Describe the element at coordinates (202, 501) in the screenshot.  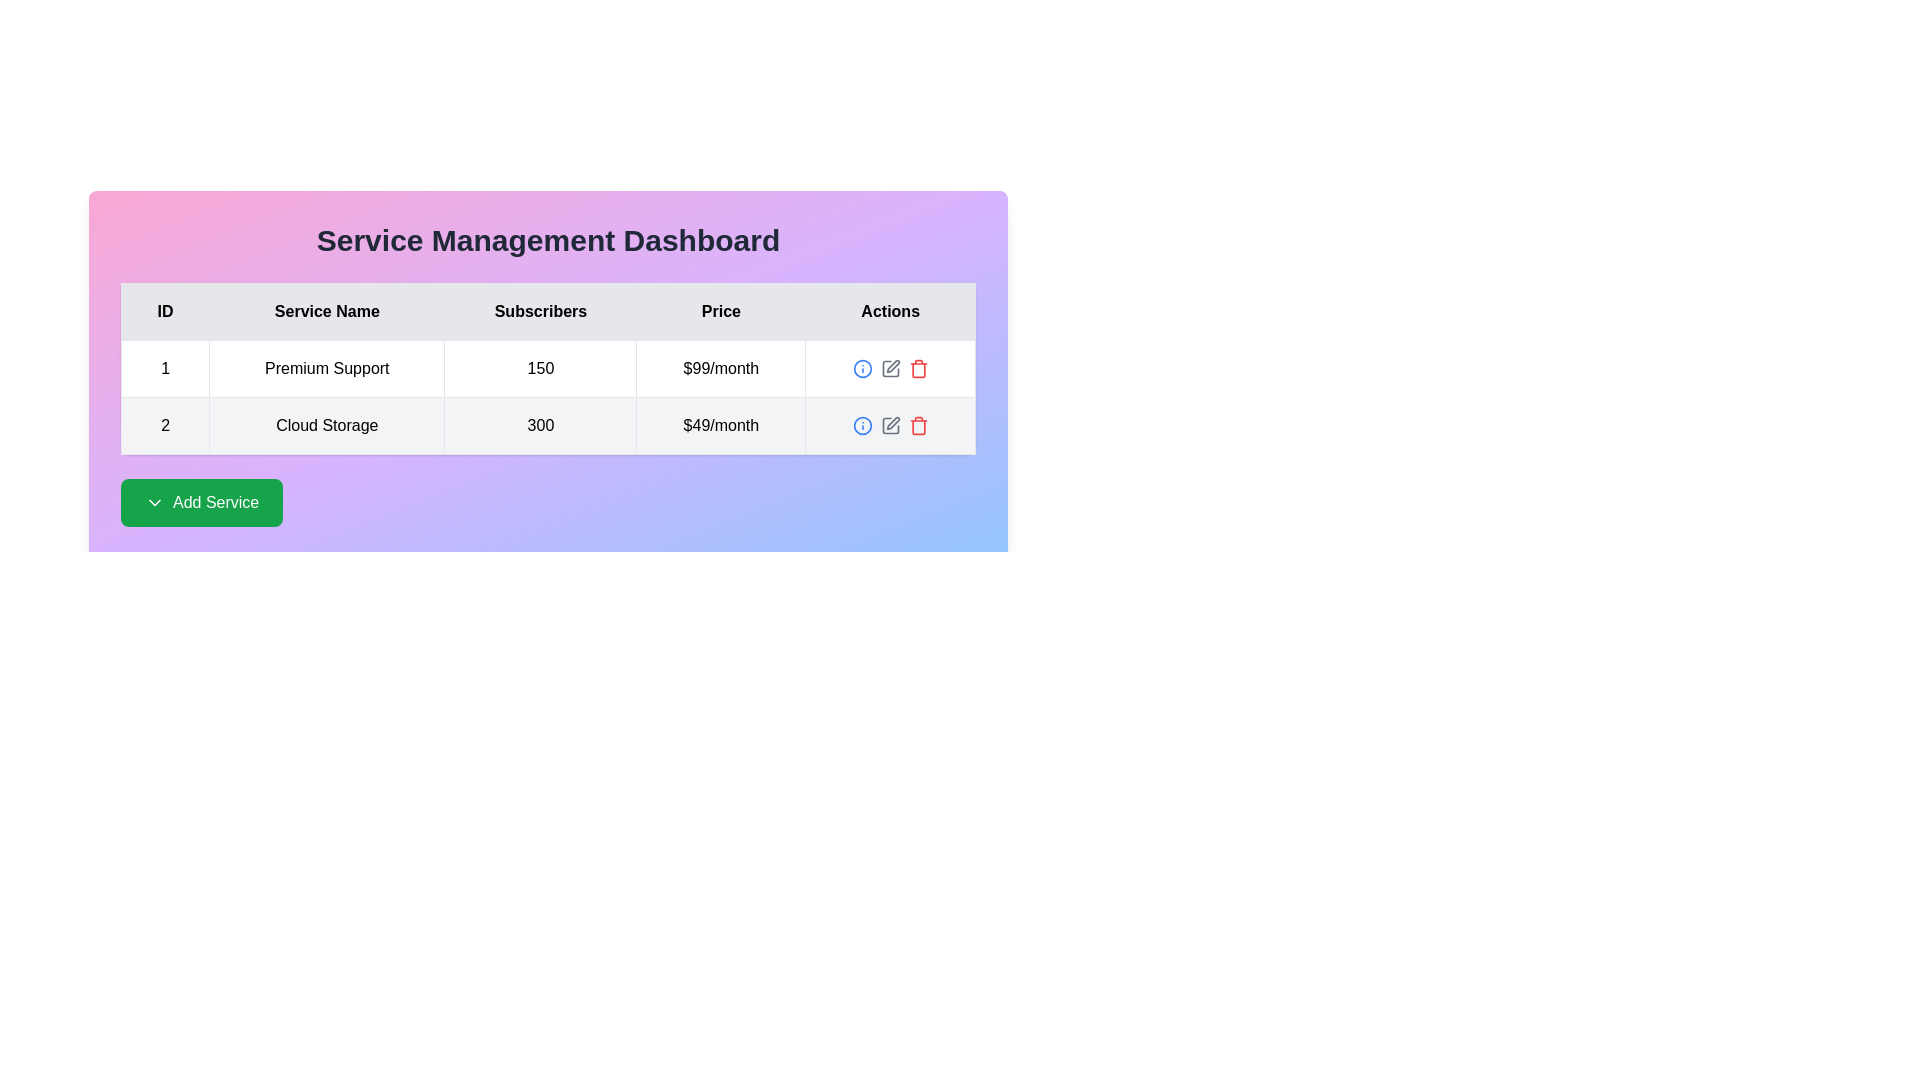
I see `the button used for adding a new service to the system` at that location.